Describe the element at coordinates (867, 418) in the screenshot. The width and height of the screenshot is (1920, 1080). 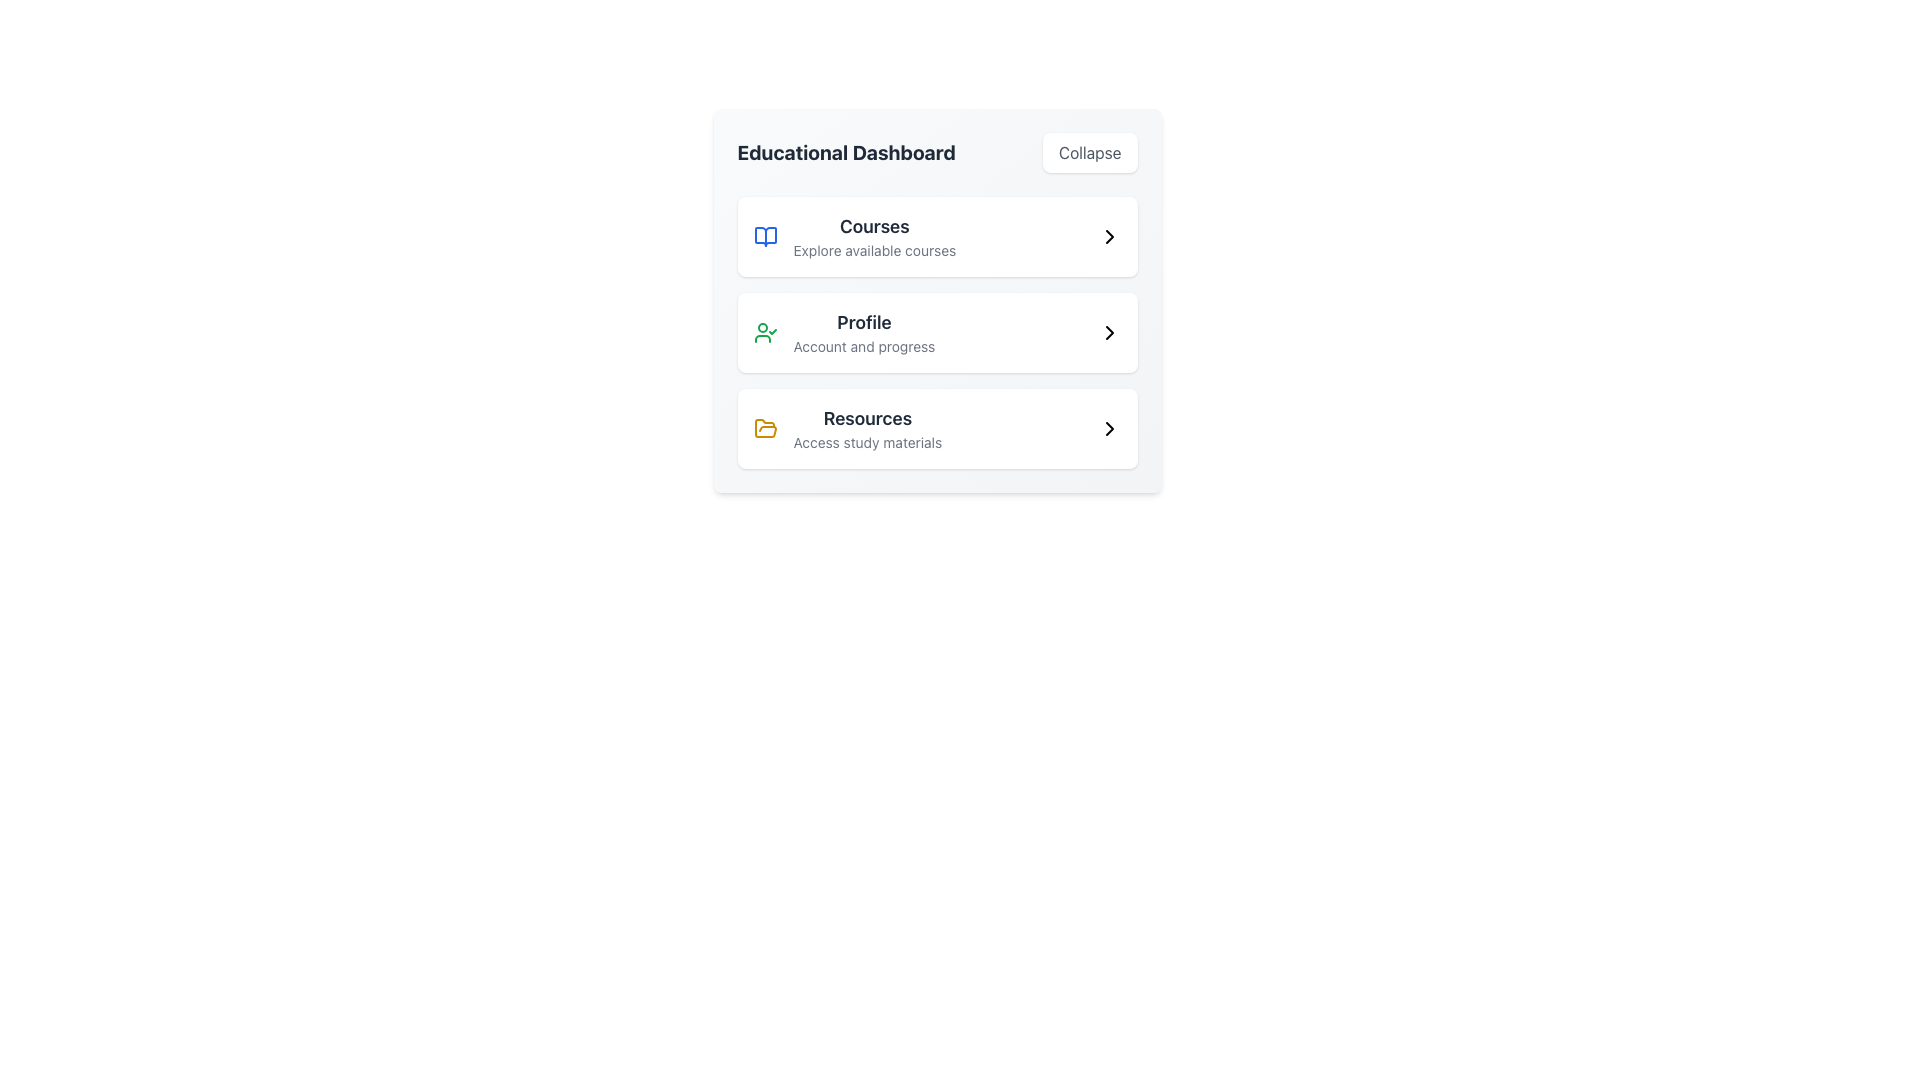
I see `'Resources' text label, which is the primary text in the third item of the list on the dashboard interface, styled in bold dark gray and aligned with an orange folder icon` at that location.